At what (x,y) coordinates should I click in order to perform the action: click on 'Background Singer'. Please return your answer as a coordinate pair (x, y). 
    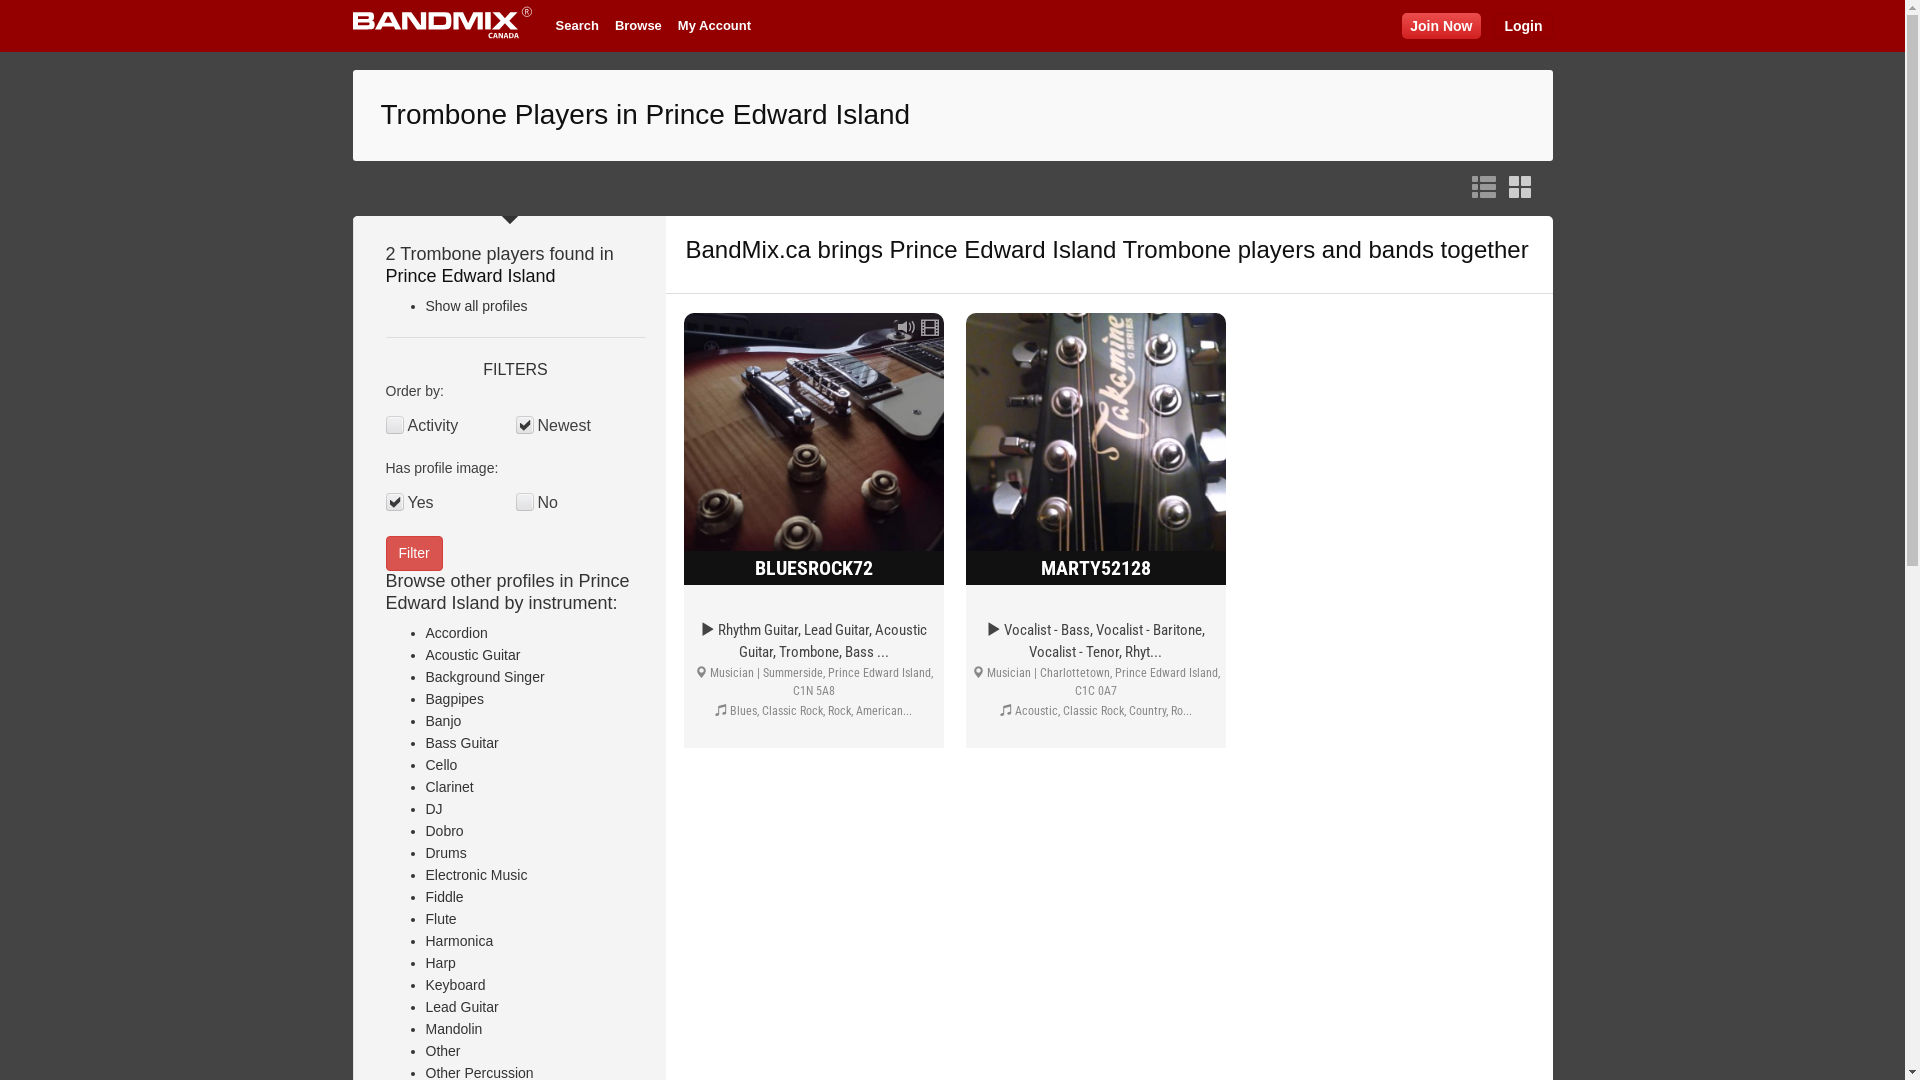
    Looking at the image, I should click on (485, 676).